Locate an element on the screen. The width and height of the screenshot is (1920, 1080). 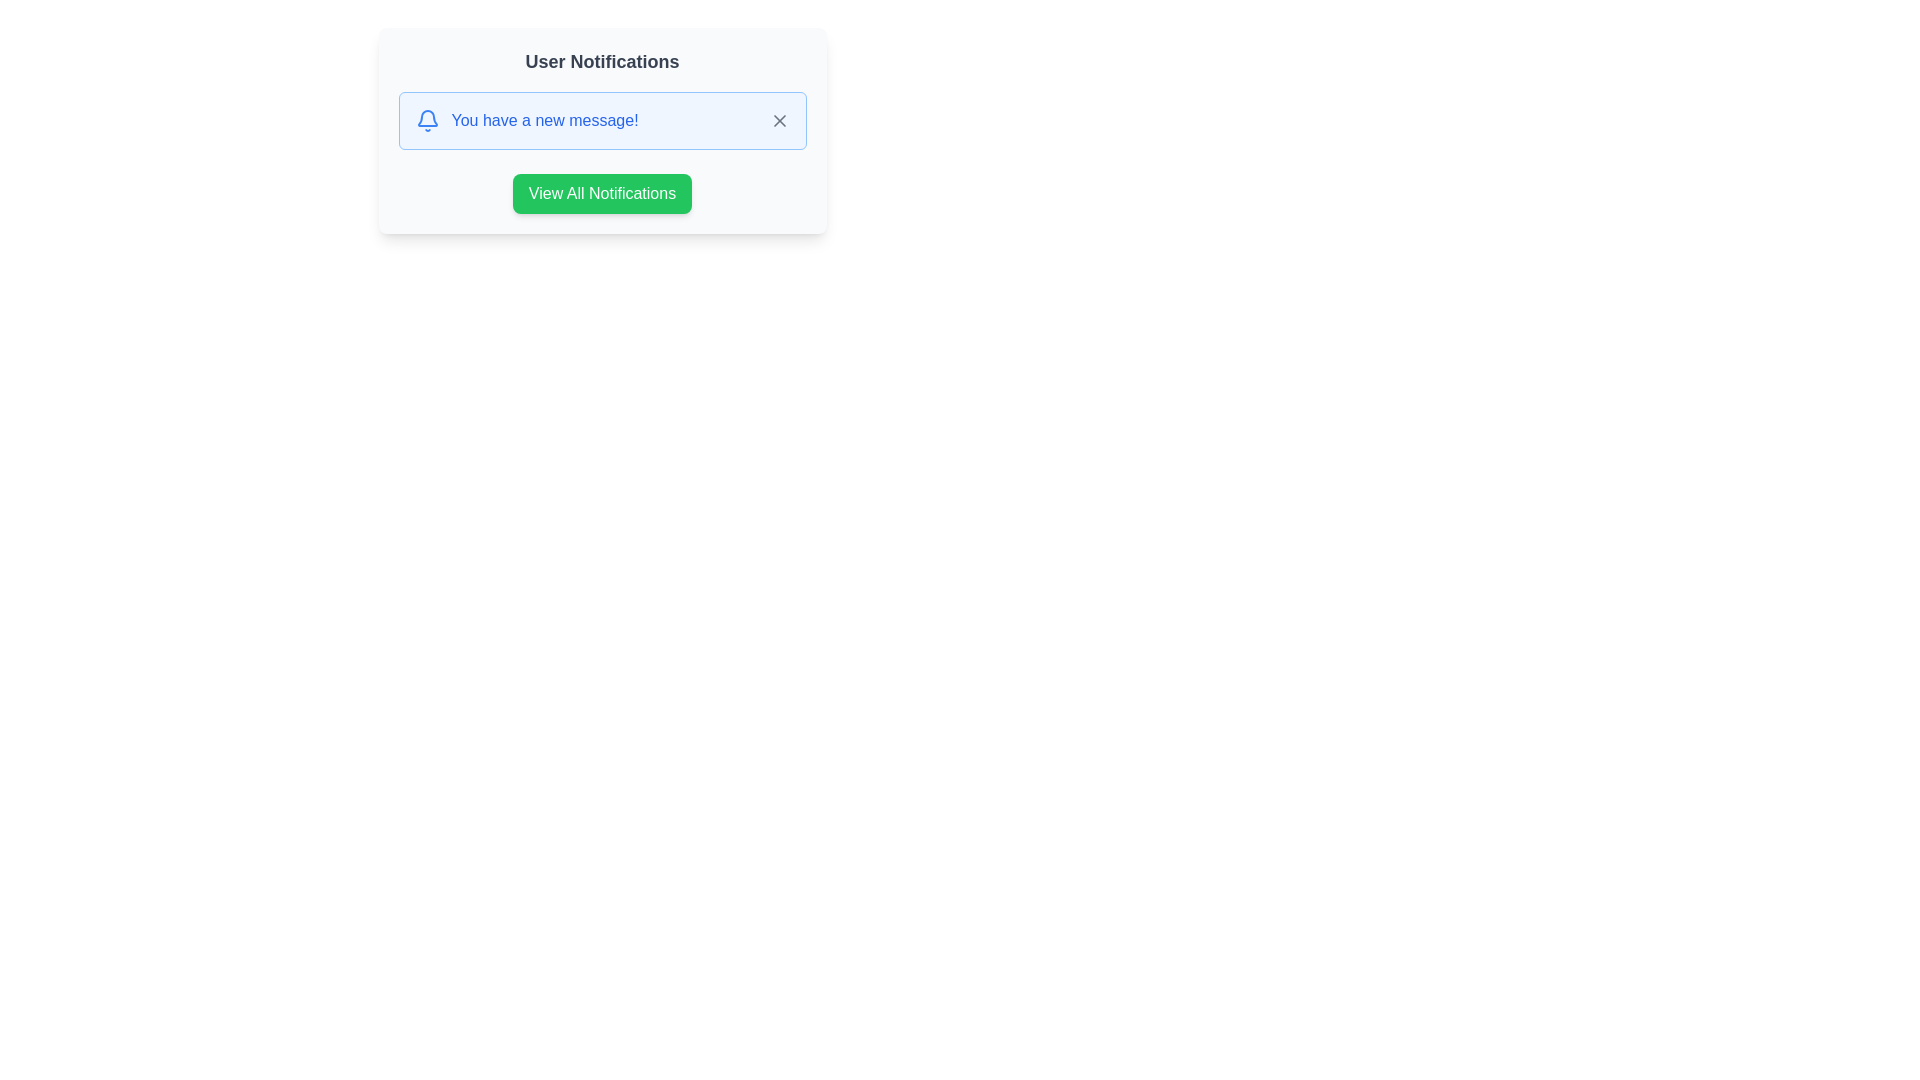
the notification button located in the notification panel is located at coordinates (601, 193).